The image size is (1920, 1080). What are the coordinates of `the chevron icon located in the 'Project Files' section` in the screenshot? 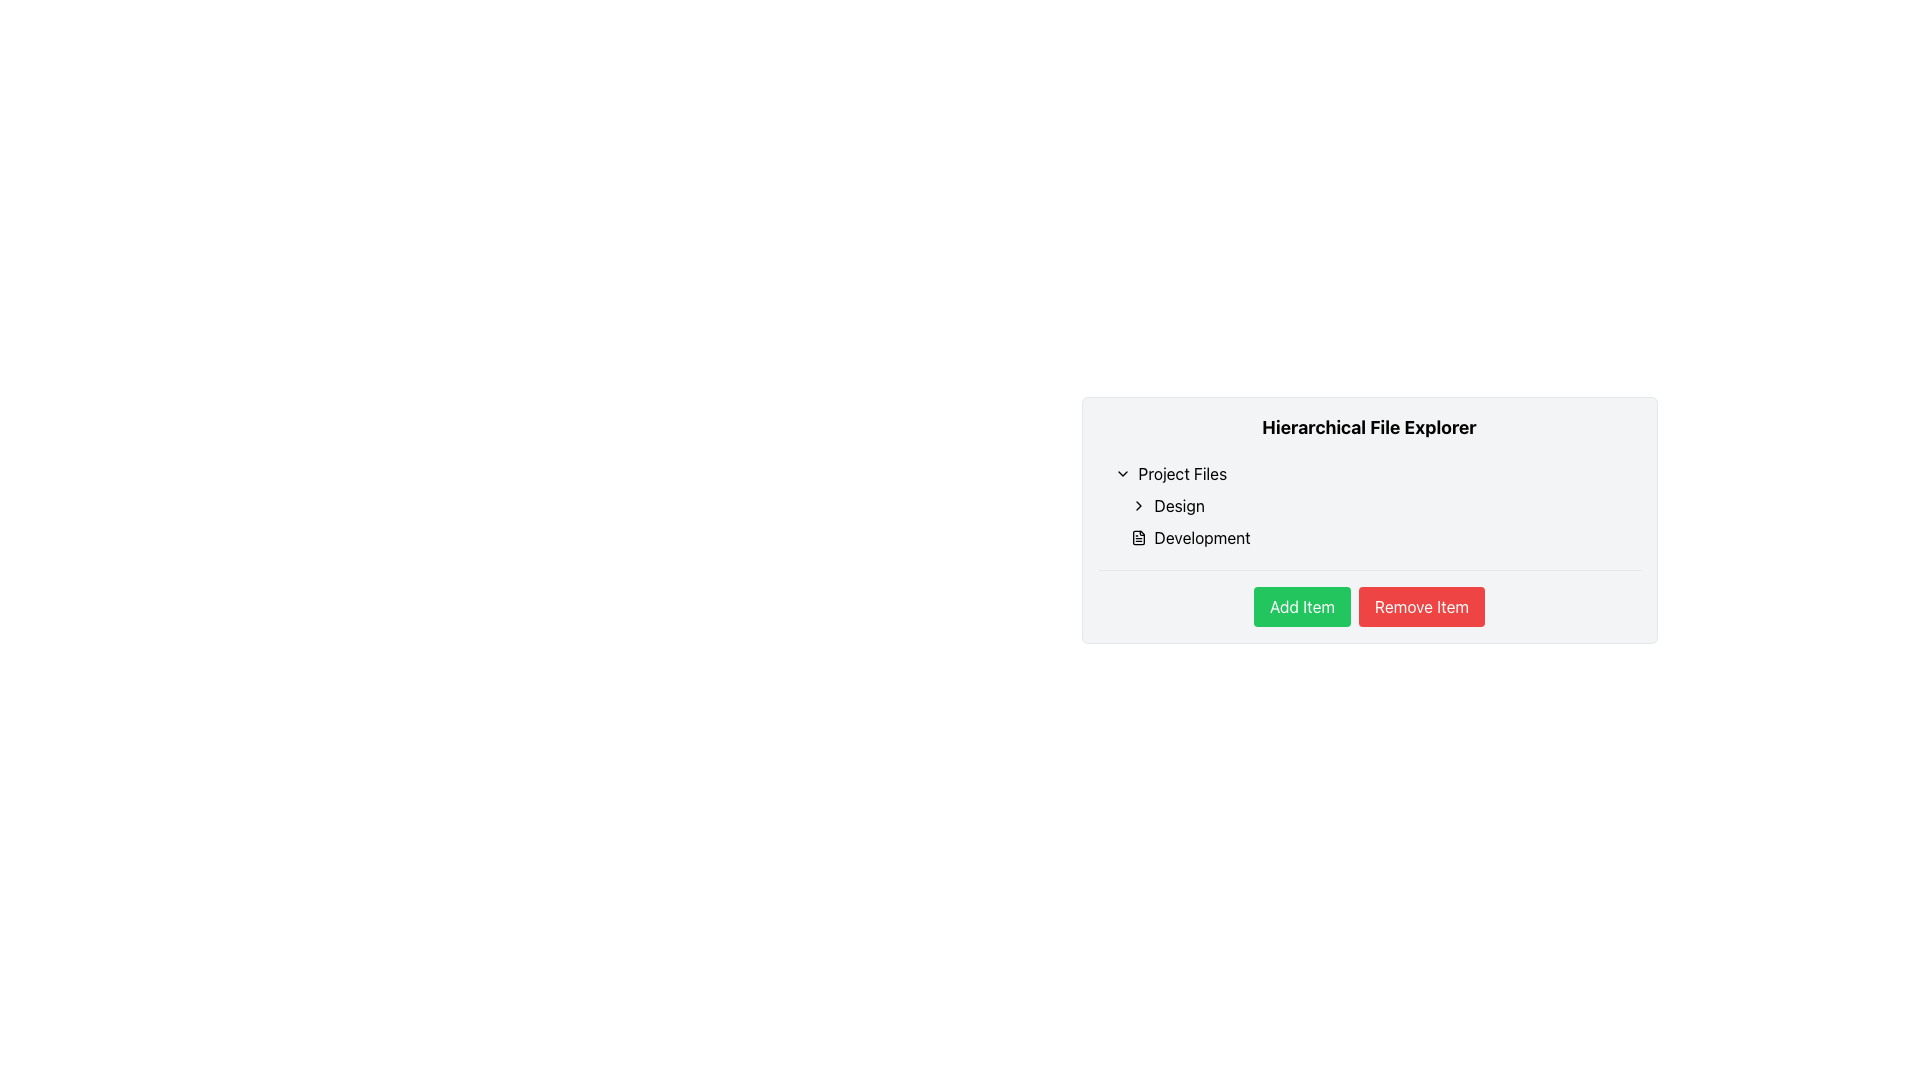 It's located at (1122, 474).